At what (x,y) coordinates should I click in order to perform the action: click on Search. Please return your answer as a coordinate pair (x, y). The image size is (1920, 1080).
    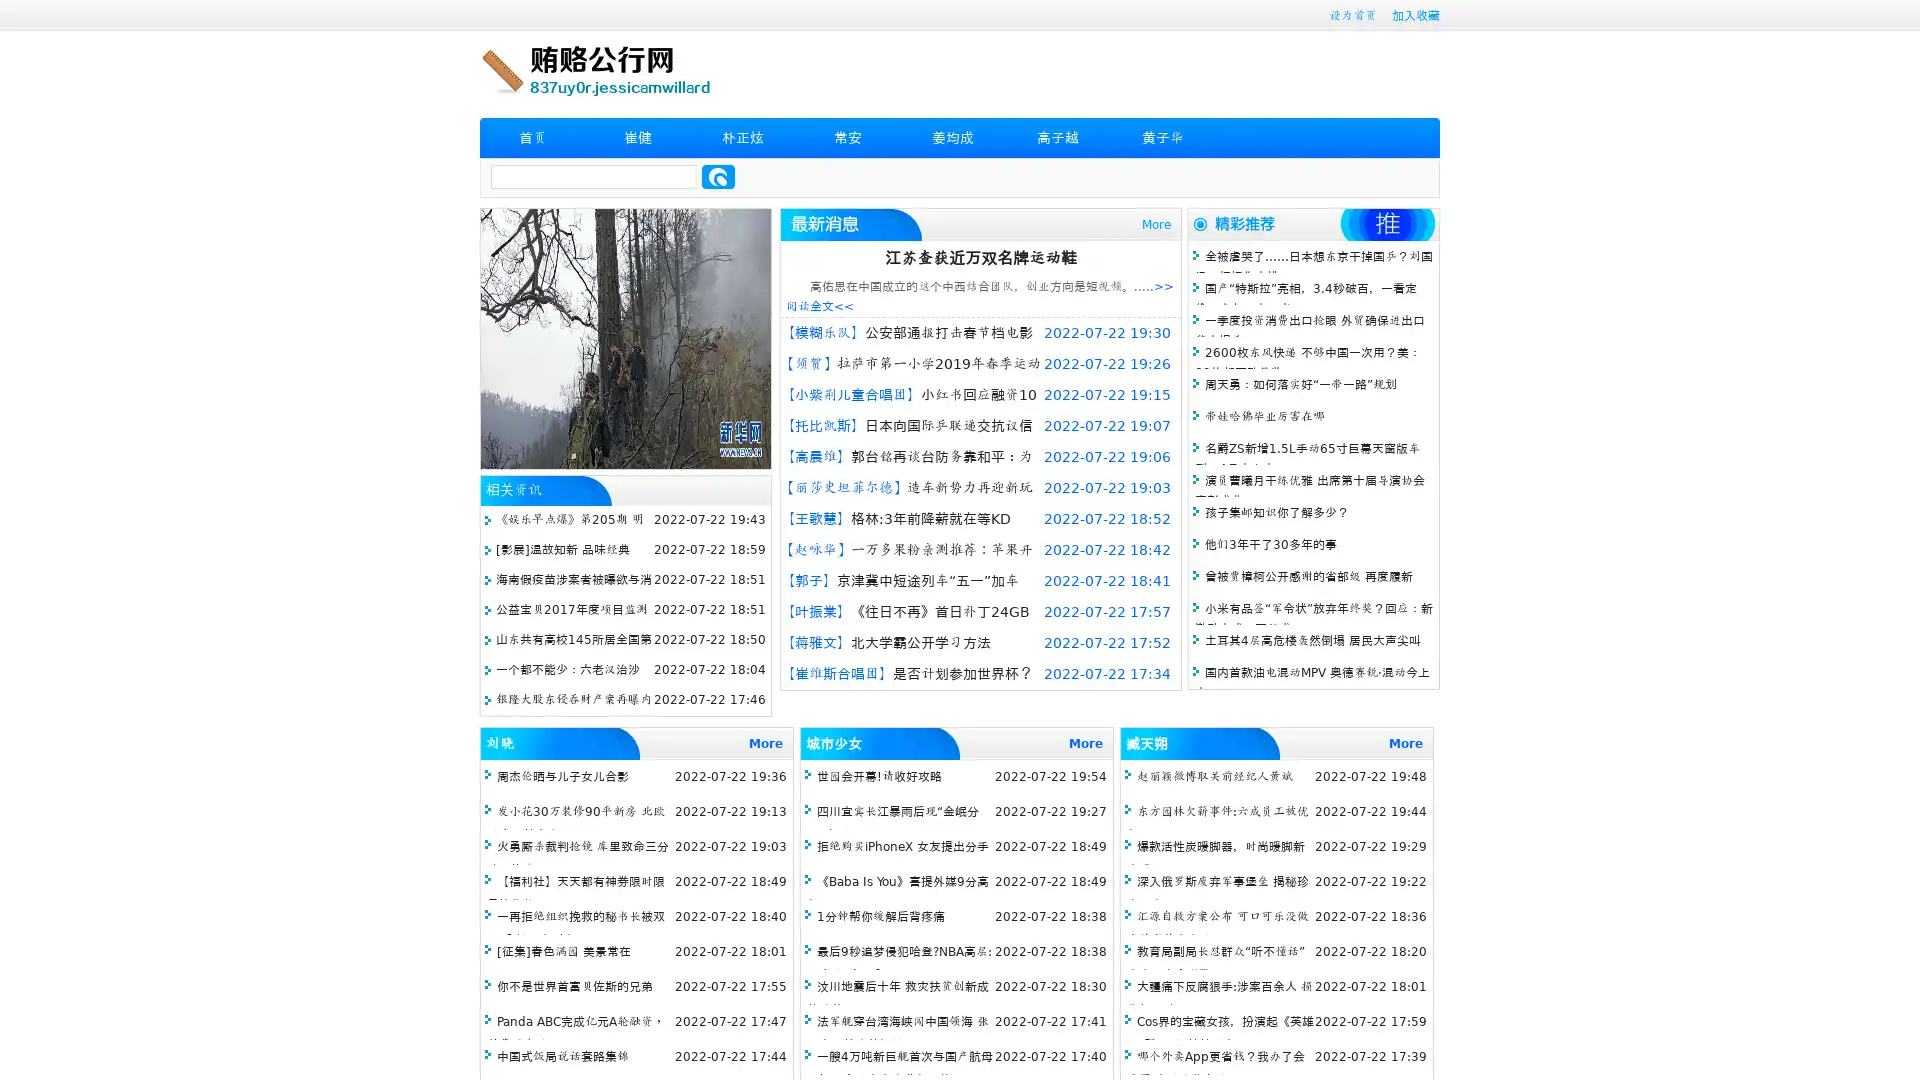
    Looking at the image, I should click on (718, 176).